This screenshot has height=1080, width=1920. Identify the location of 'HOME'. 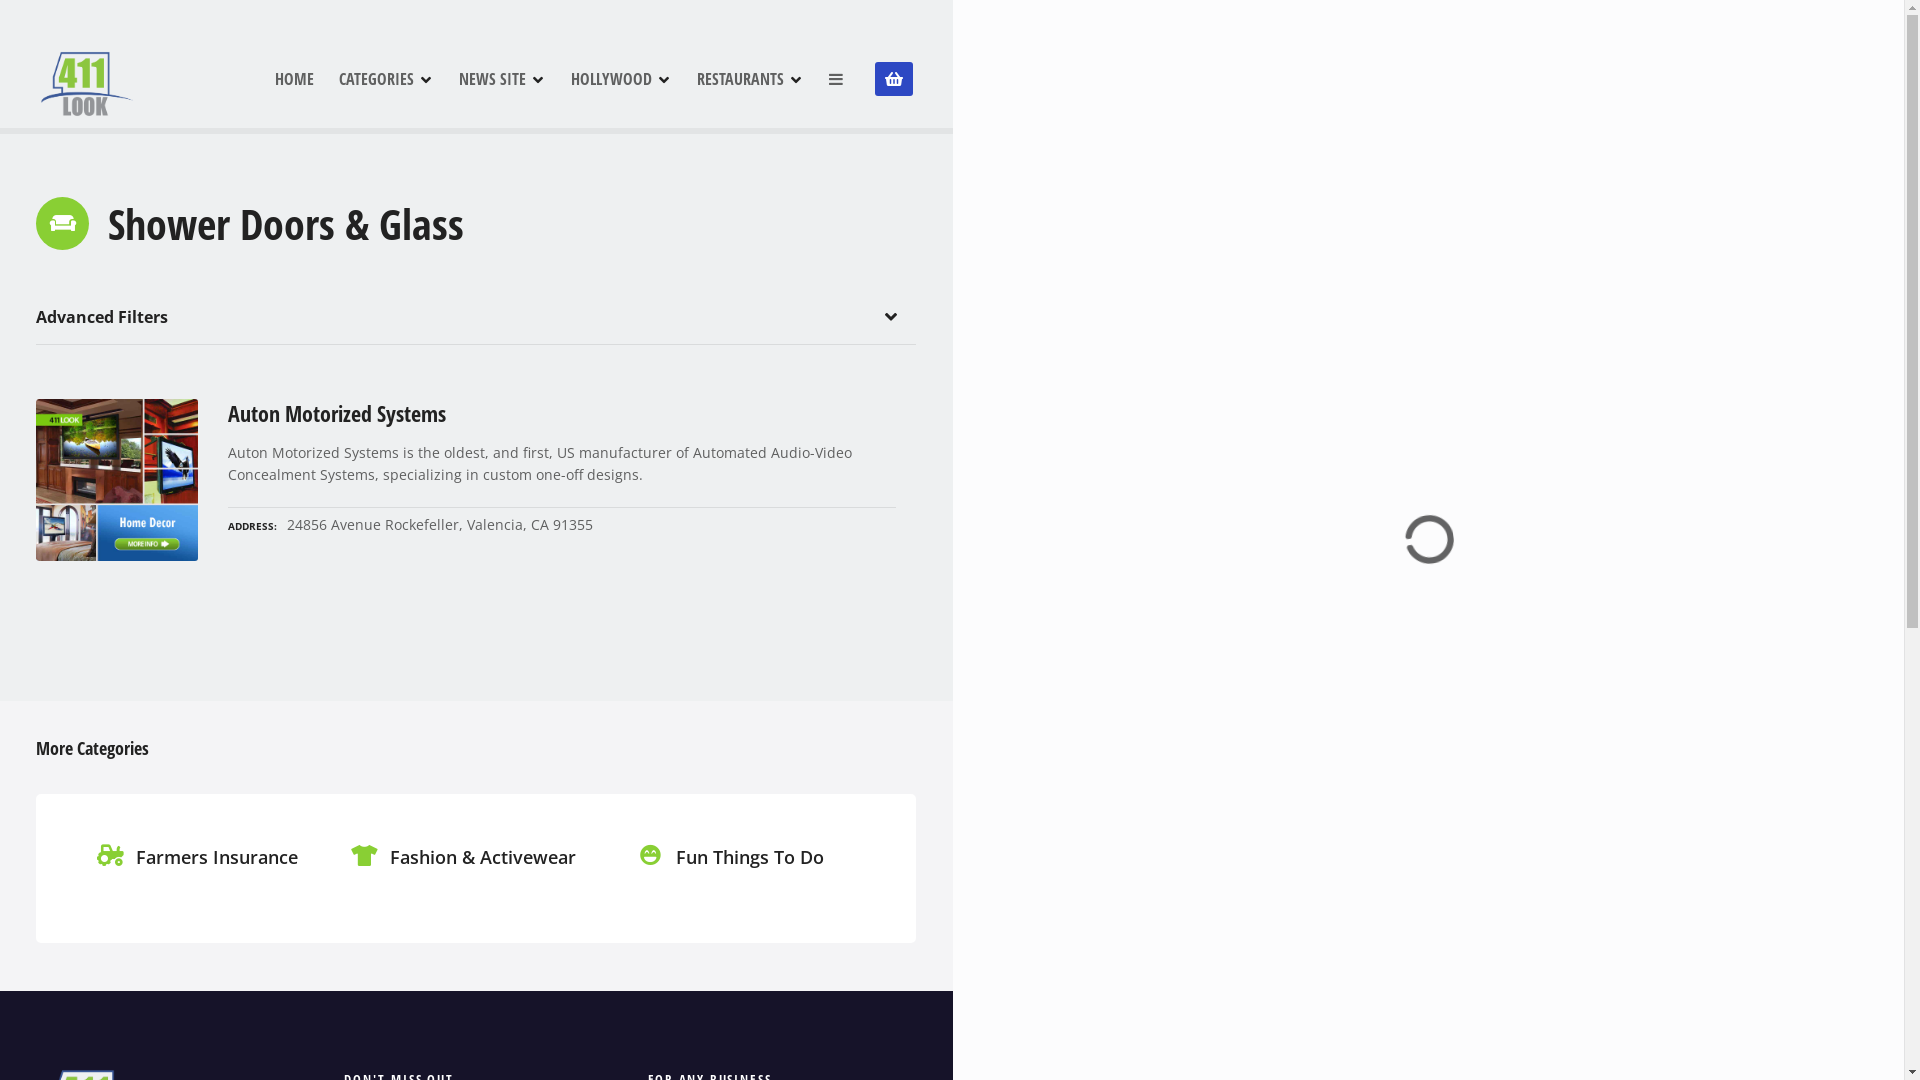
(292, 77).